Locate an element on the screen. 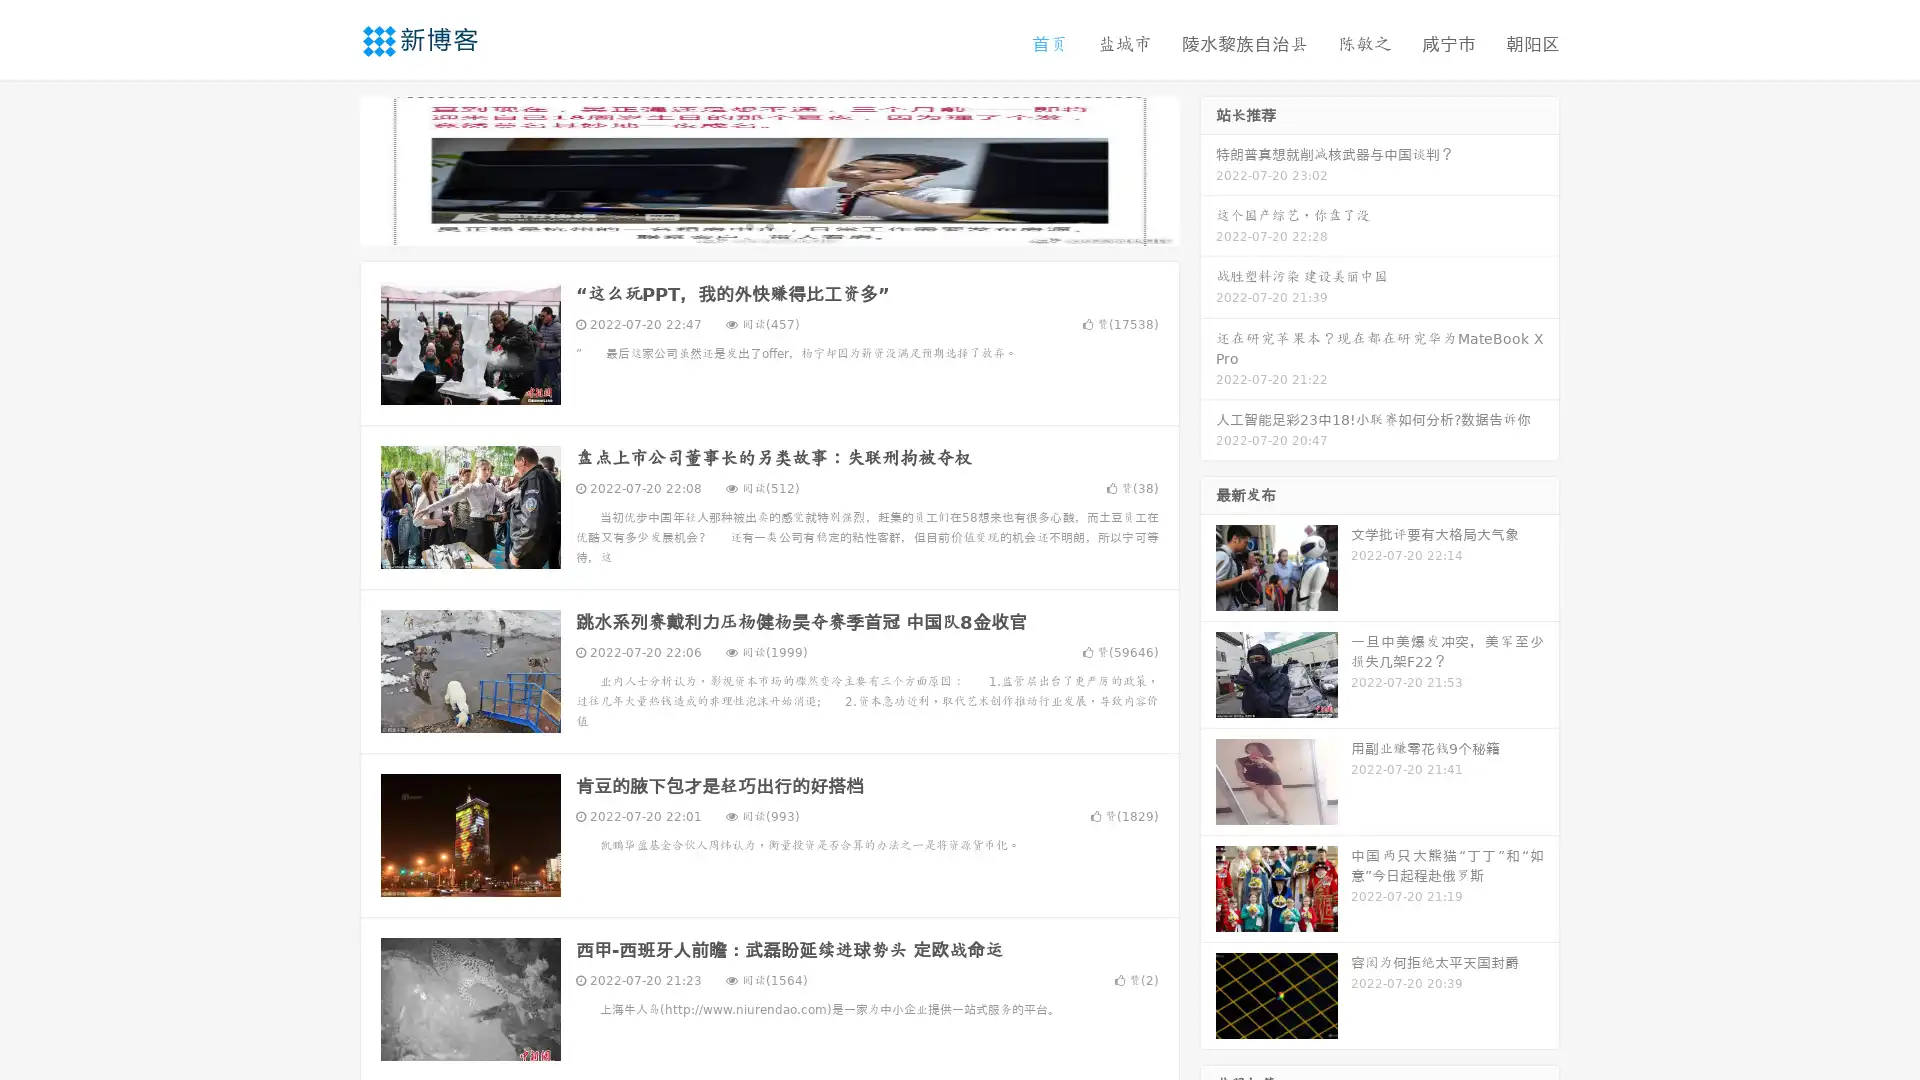 The image size is (1920, 1080). Next slide is located at coordinates (1208, 168).